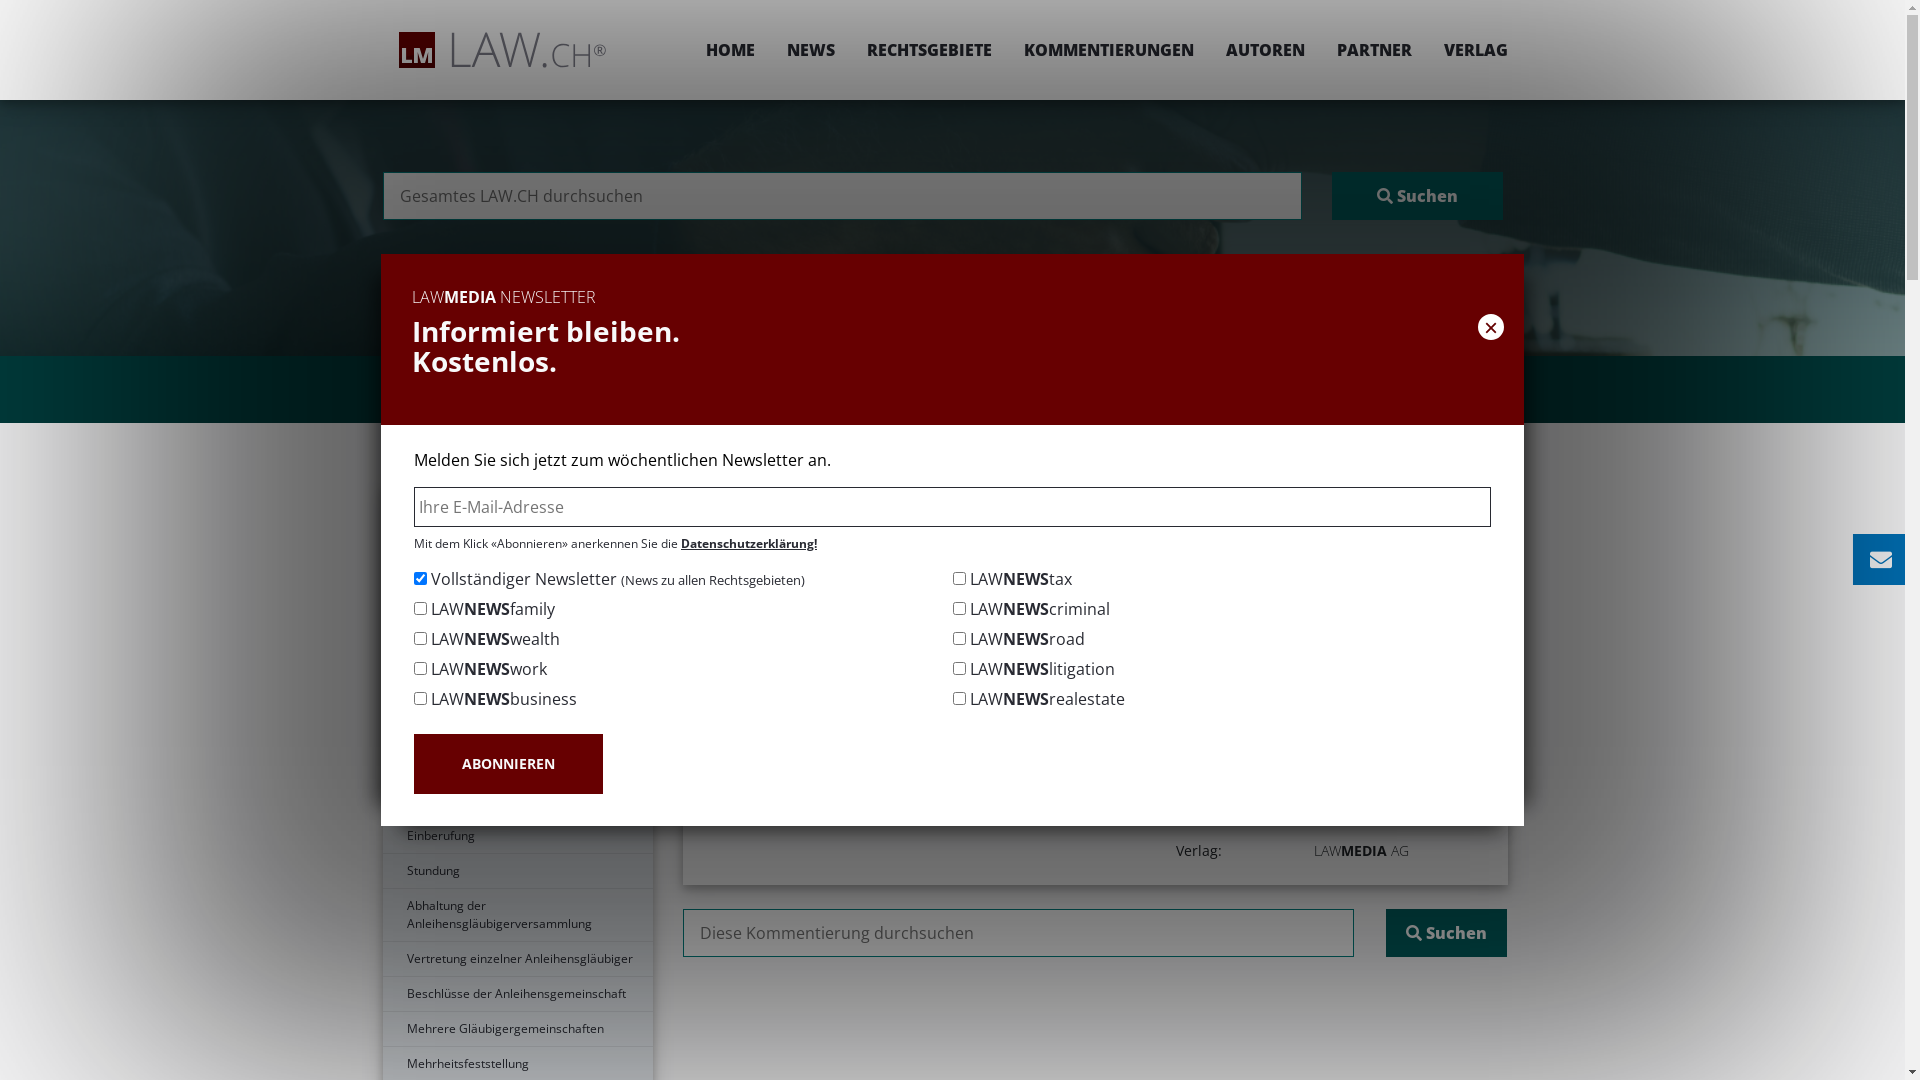 This screenshot has width=1920, height=1080. Describe the element at coordinates (927, 49) in the screenshot. I see `'RECHTSGEBIETE'` at that location.